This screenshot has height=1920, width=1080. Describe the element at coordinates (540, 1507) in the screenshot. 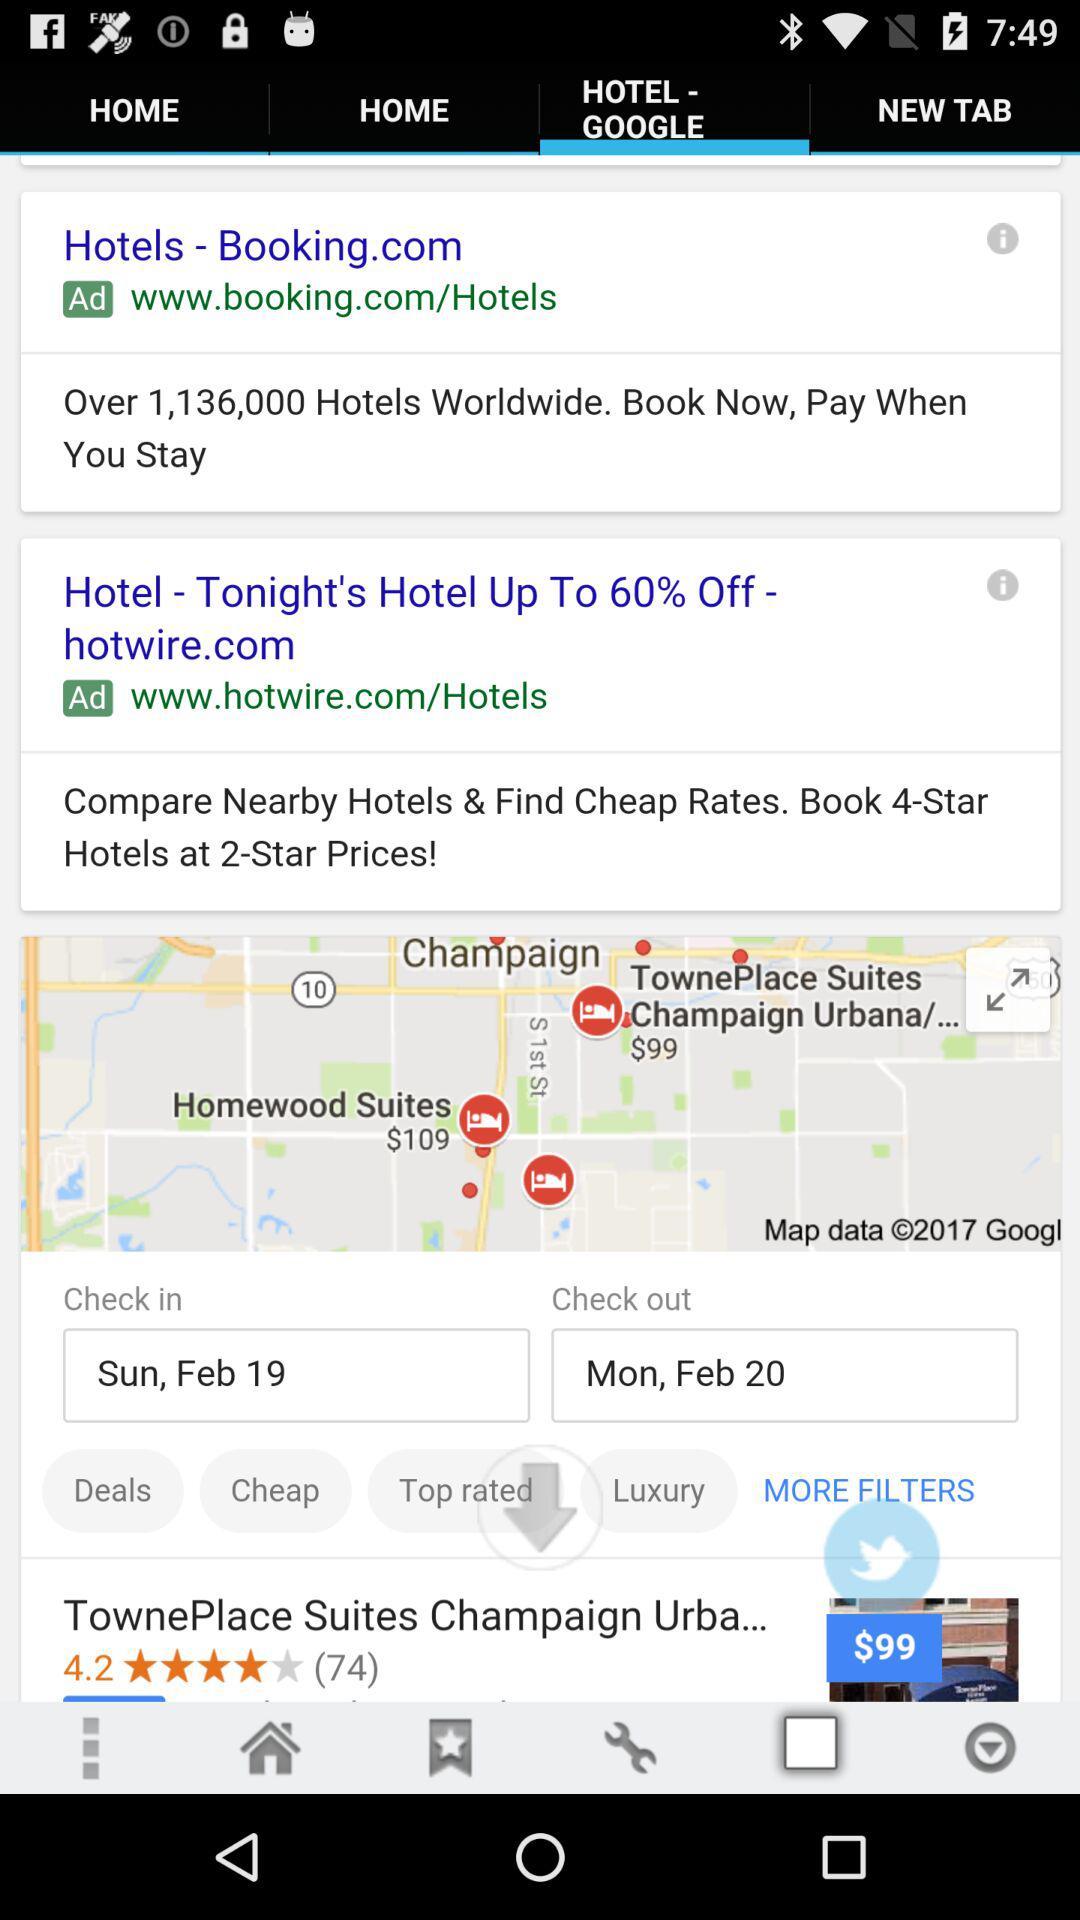

I see `scroll down page` at that location.